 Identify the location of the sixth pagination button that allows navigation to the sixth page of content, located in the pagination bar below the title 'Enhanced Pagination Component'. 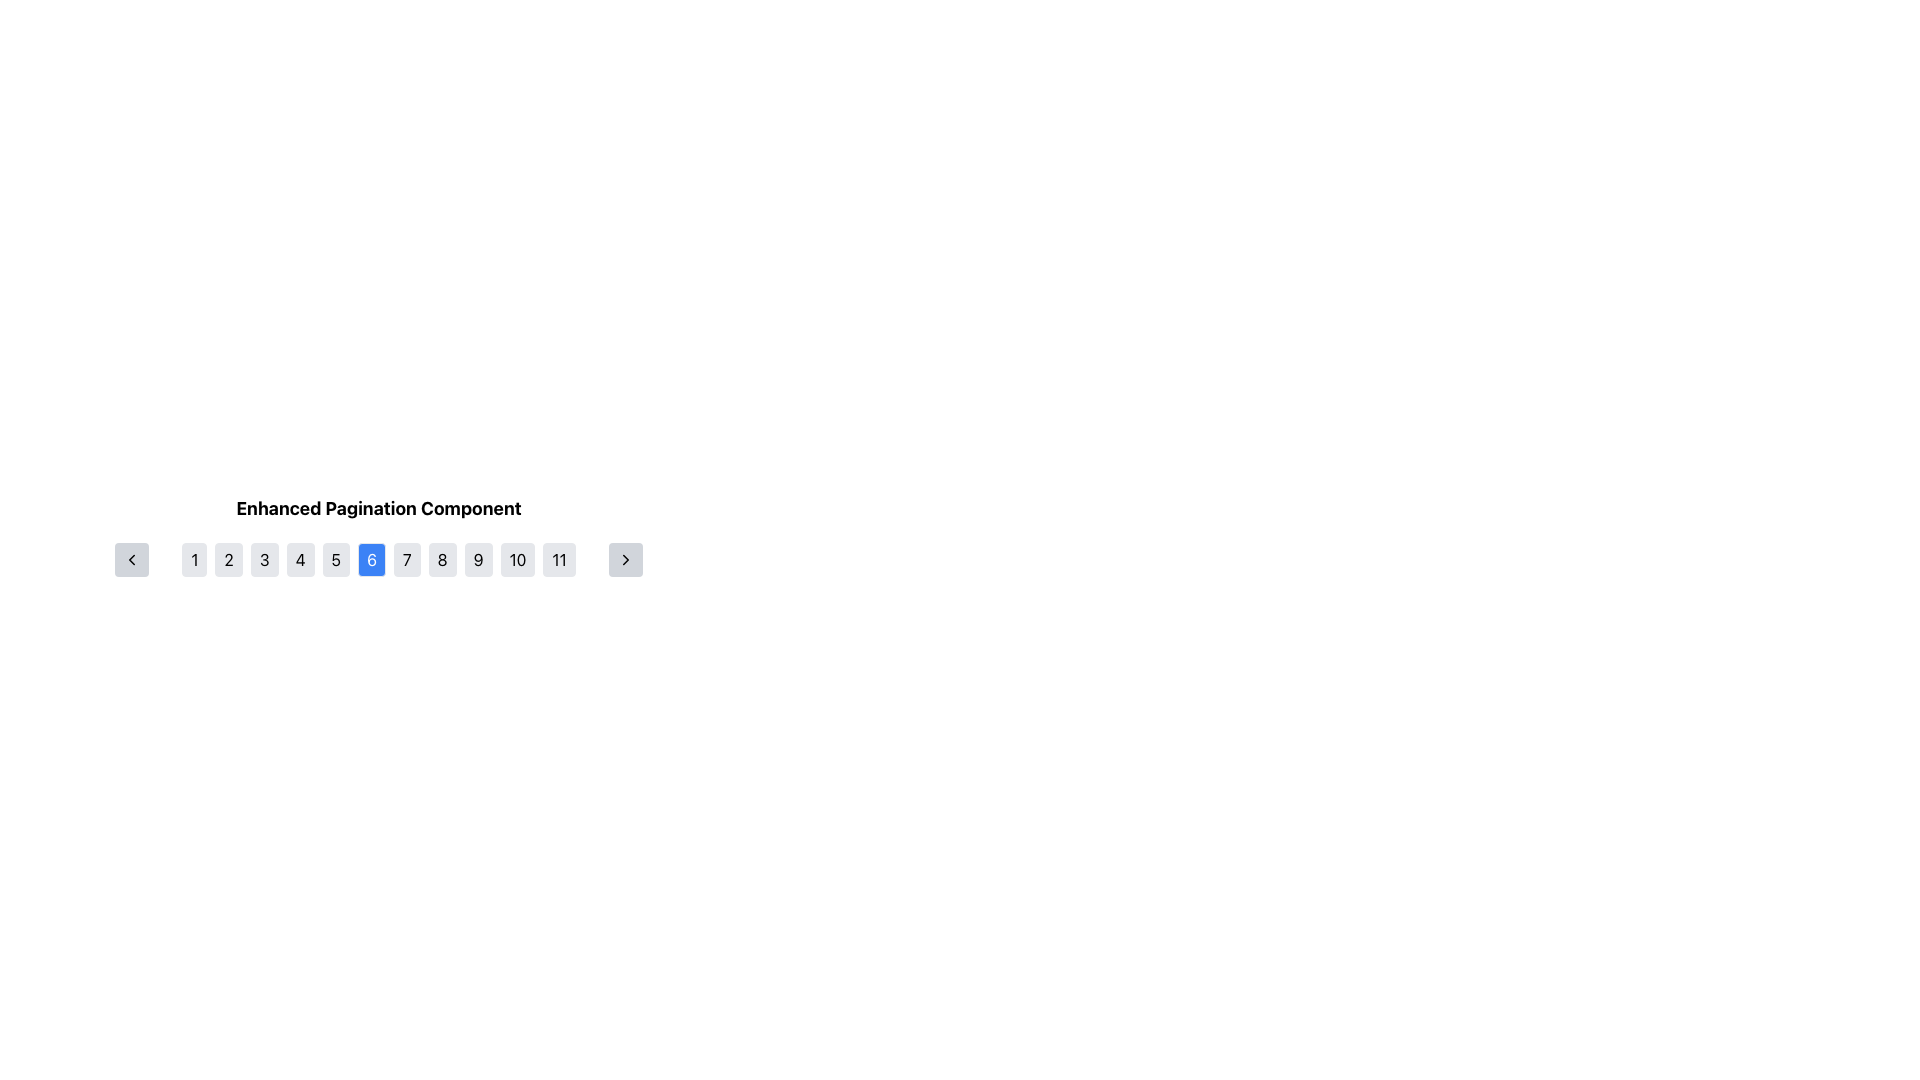
(379, 559).